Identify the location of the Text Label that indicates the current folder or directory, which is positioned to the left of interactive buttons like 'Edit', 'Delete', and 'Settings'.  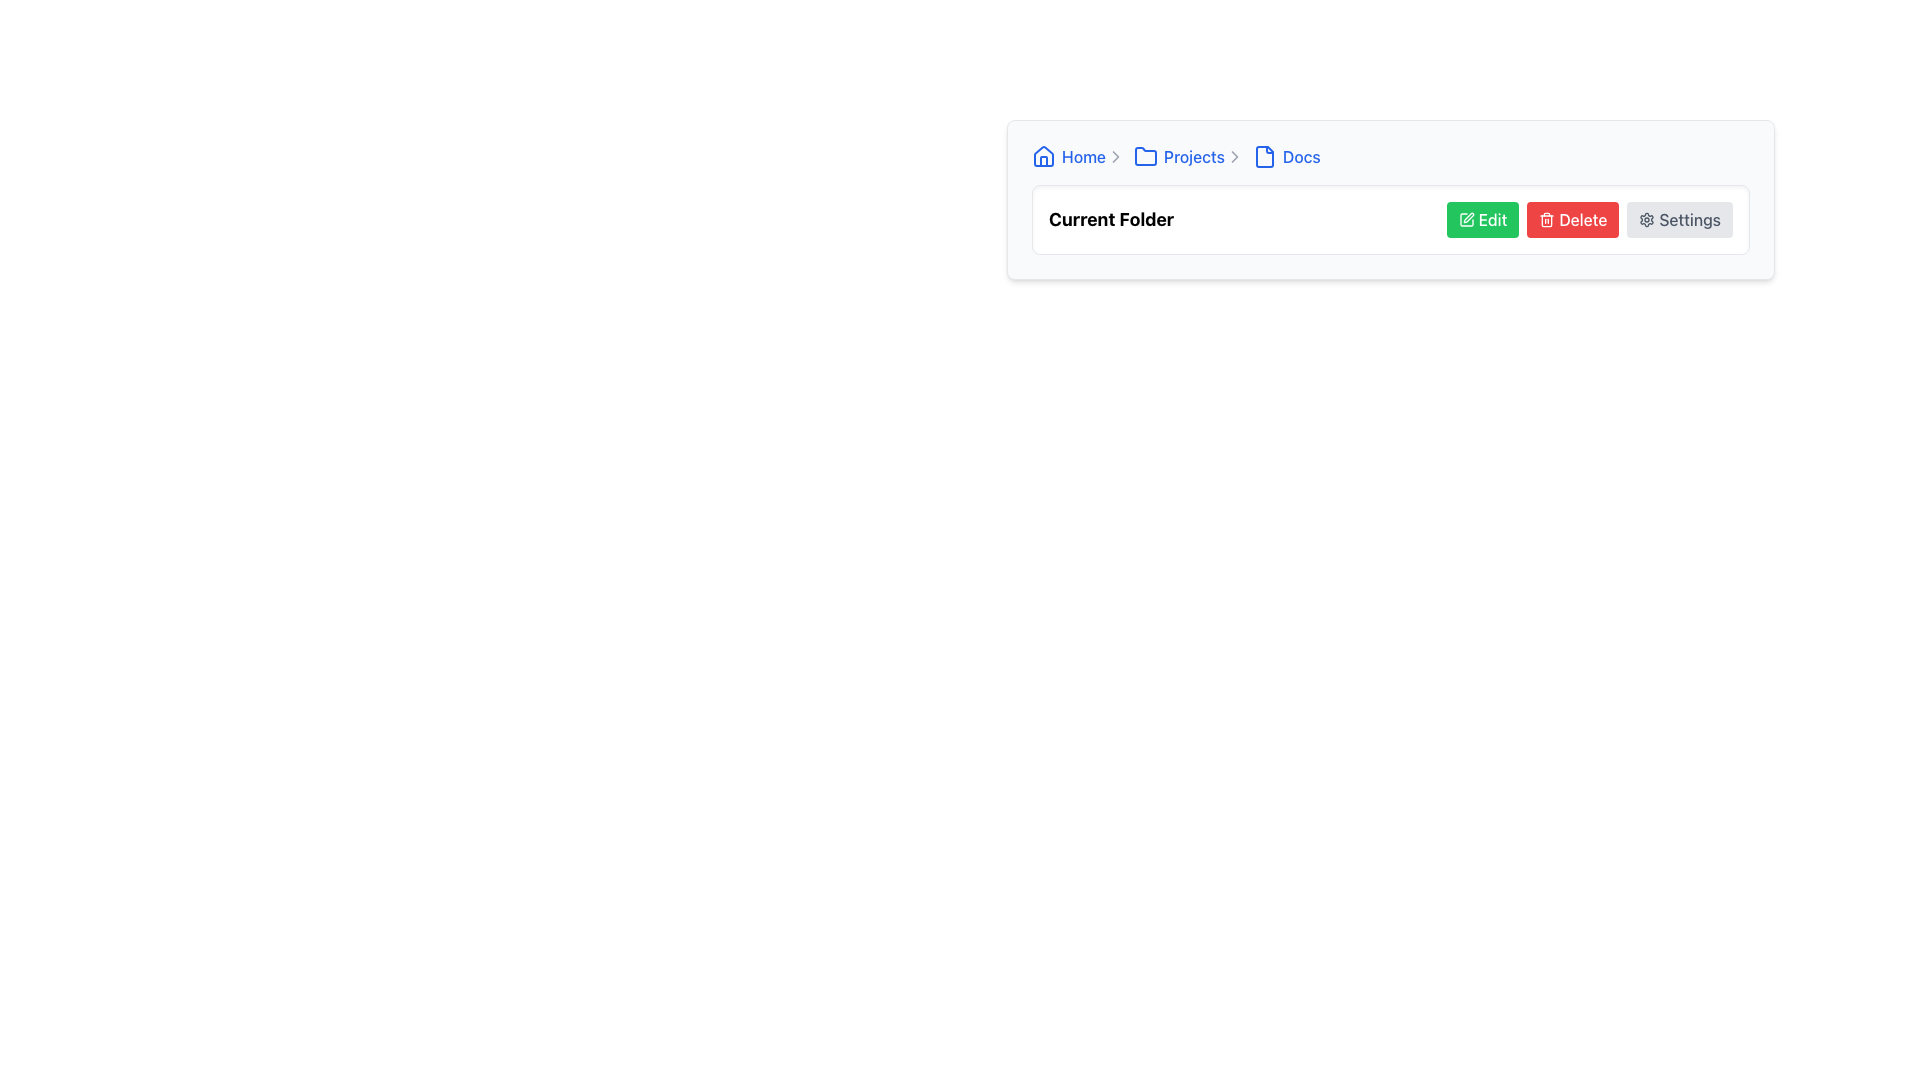
(1110, 219).